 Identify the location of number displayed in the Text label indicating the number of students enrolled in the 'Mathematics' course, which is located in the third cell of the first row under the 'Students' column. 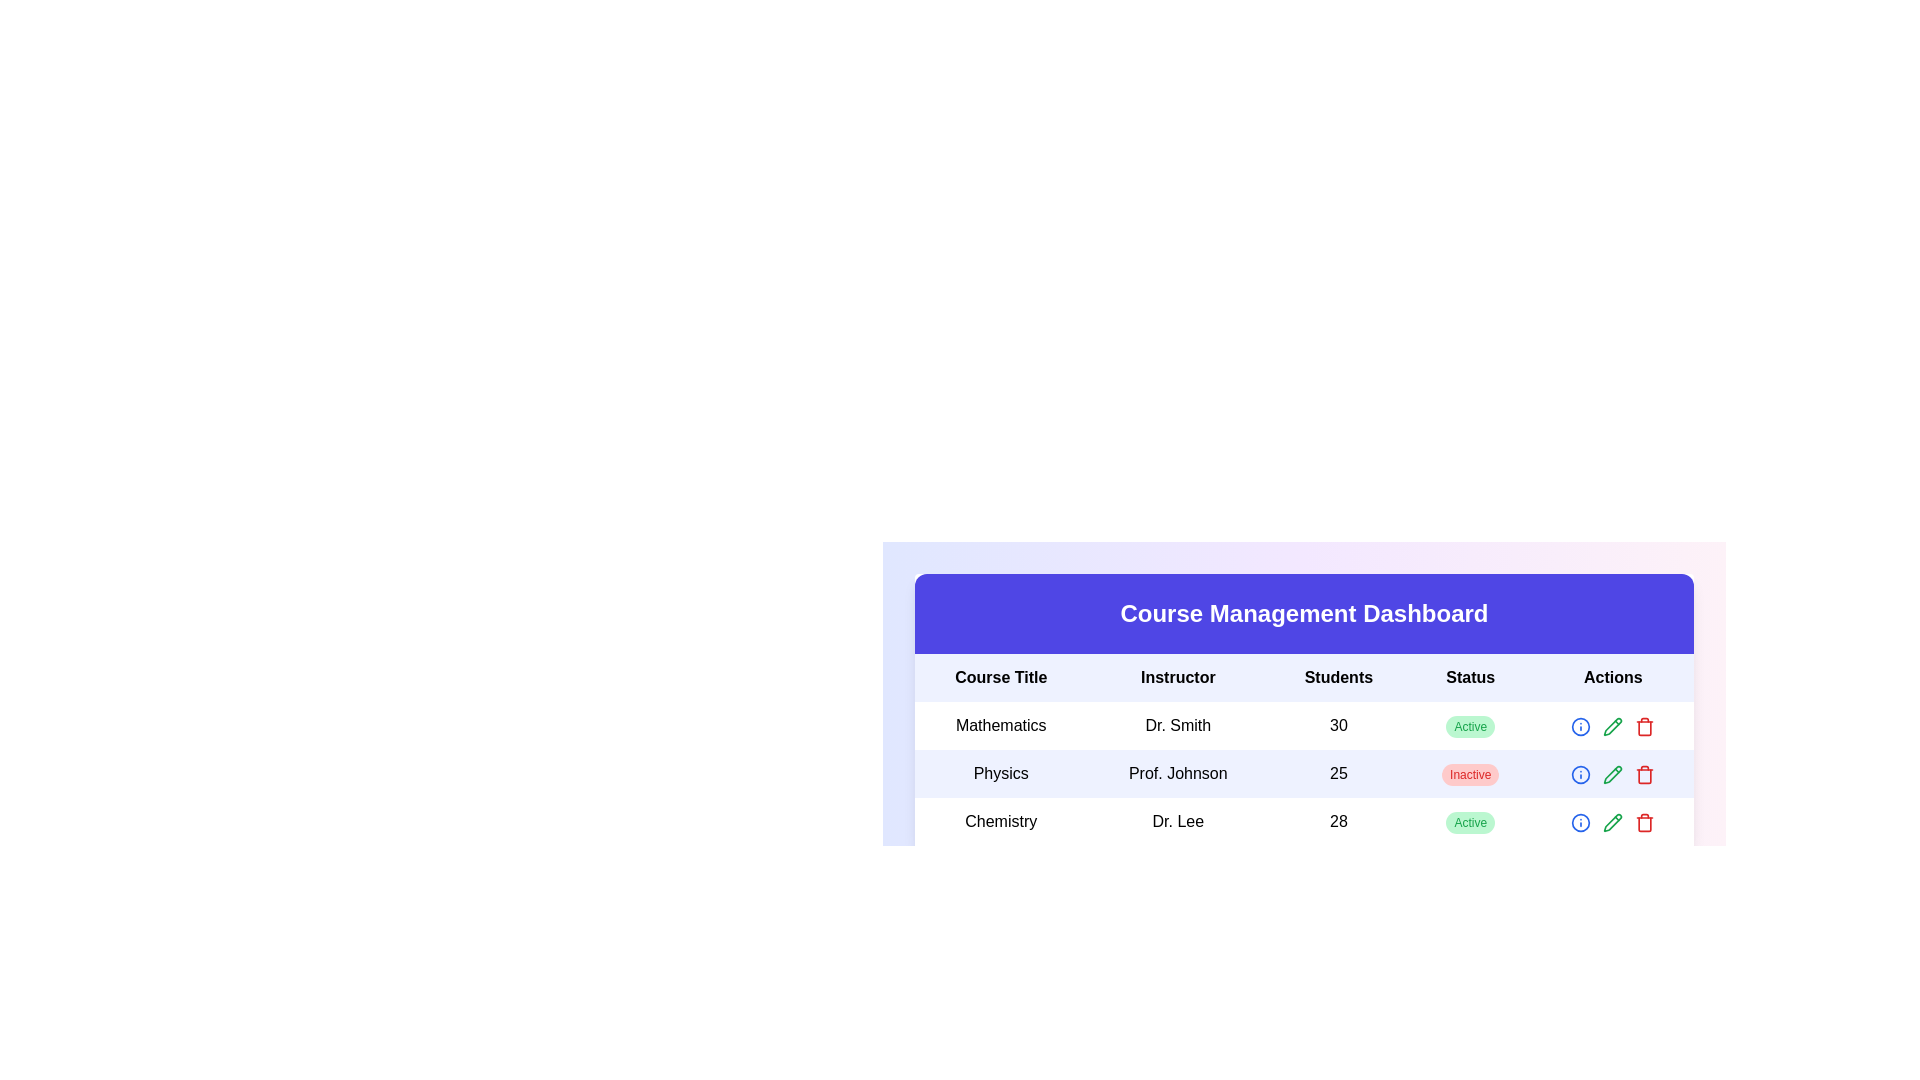
(1338, 725).